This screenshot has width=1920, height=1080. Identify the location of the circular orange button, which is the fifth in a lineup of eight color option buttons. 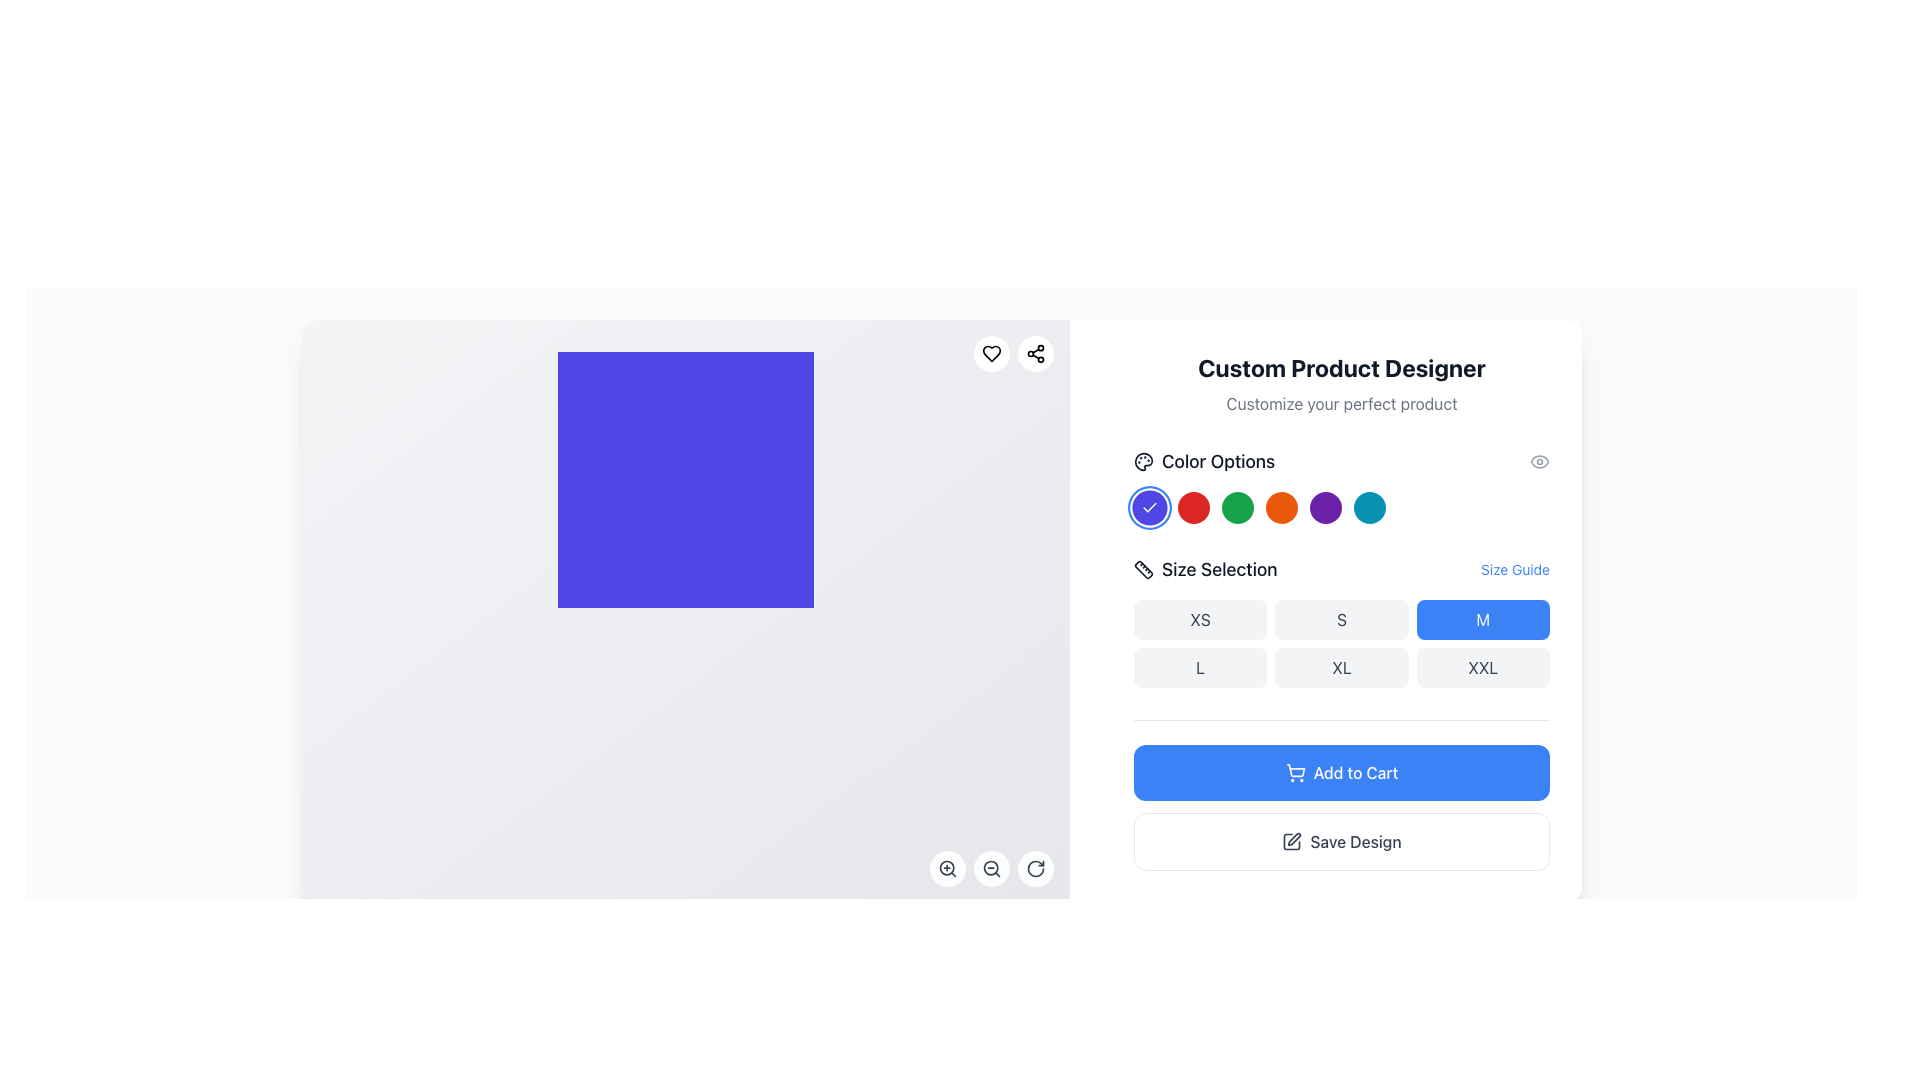
(1281, 507).